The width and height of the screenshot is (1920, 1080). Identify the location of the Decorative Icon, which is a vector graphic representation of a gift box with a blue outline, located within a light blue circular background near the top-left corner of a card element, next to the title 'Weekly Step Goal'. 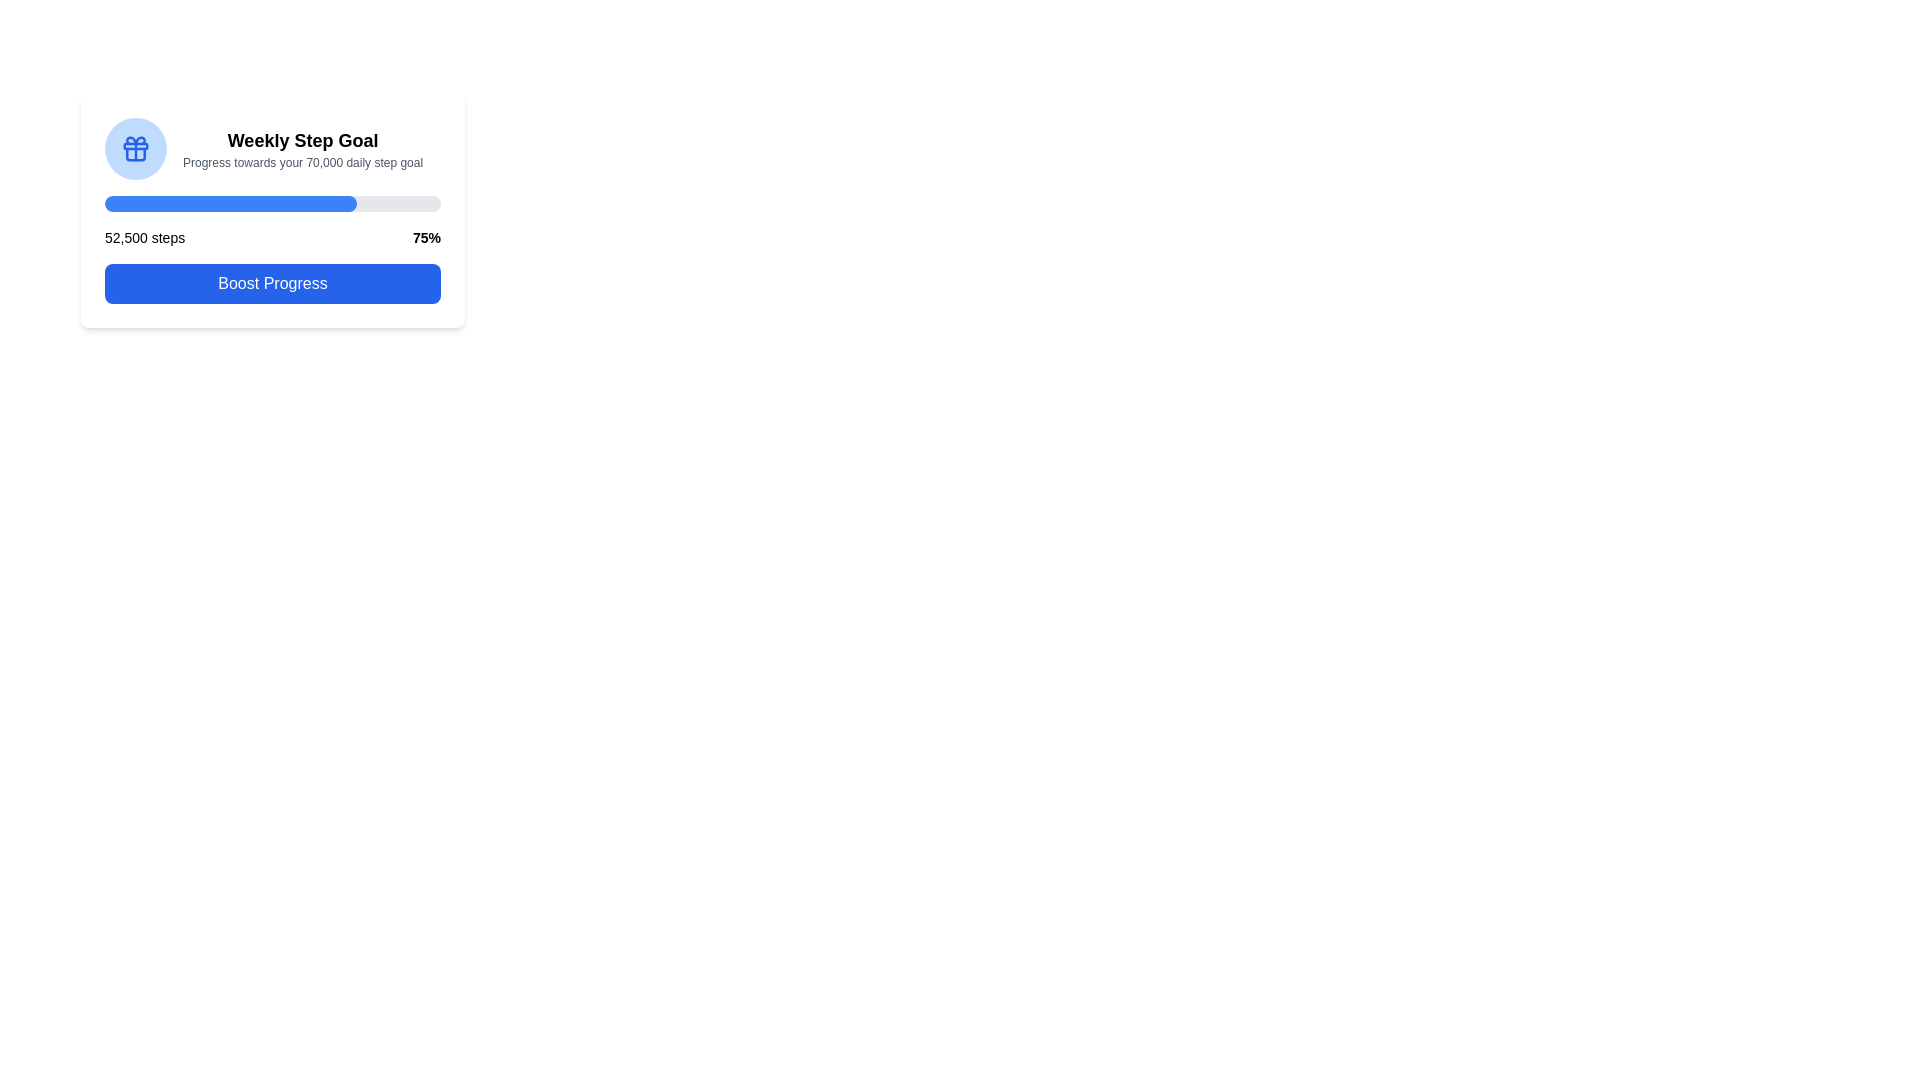
(134, 148).